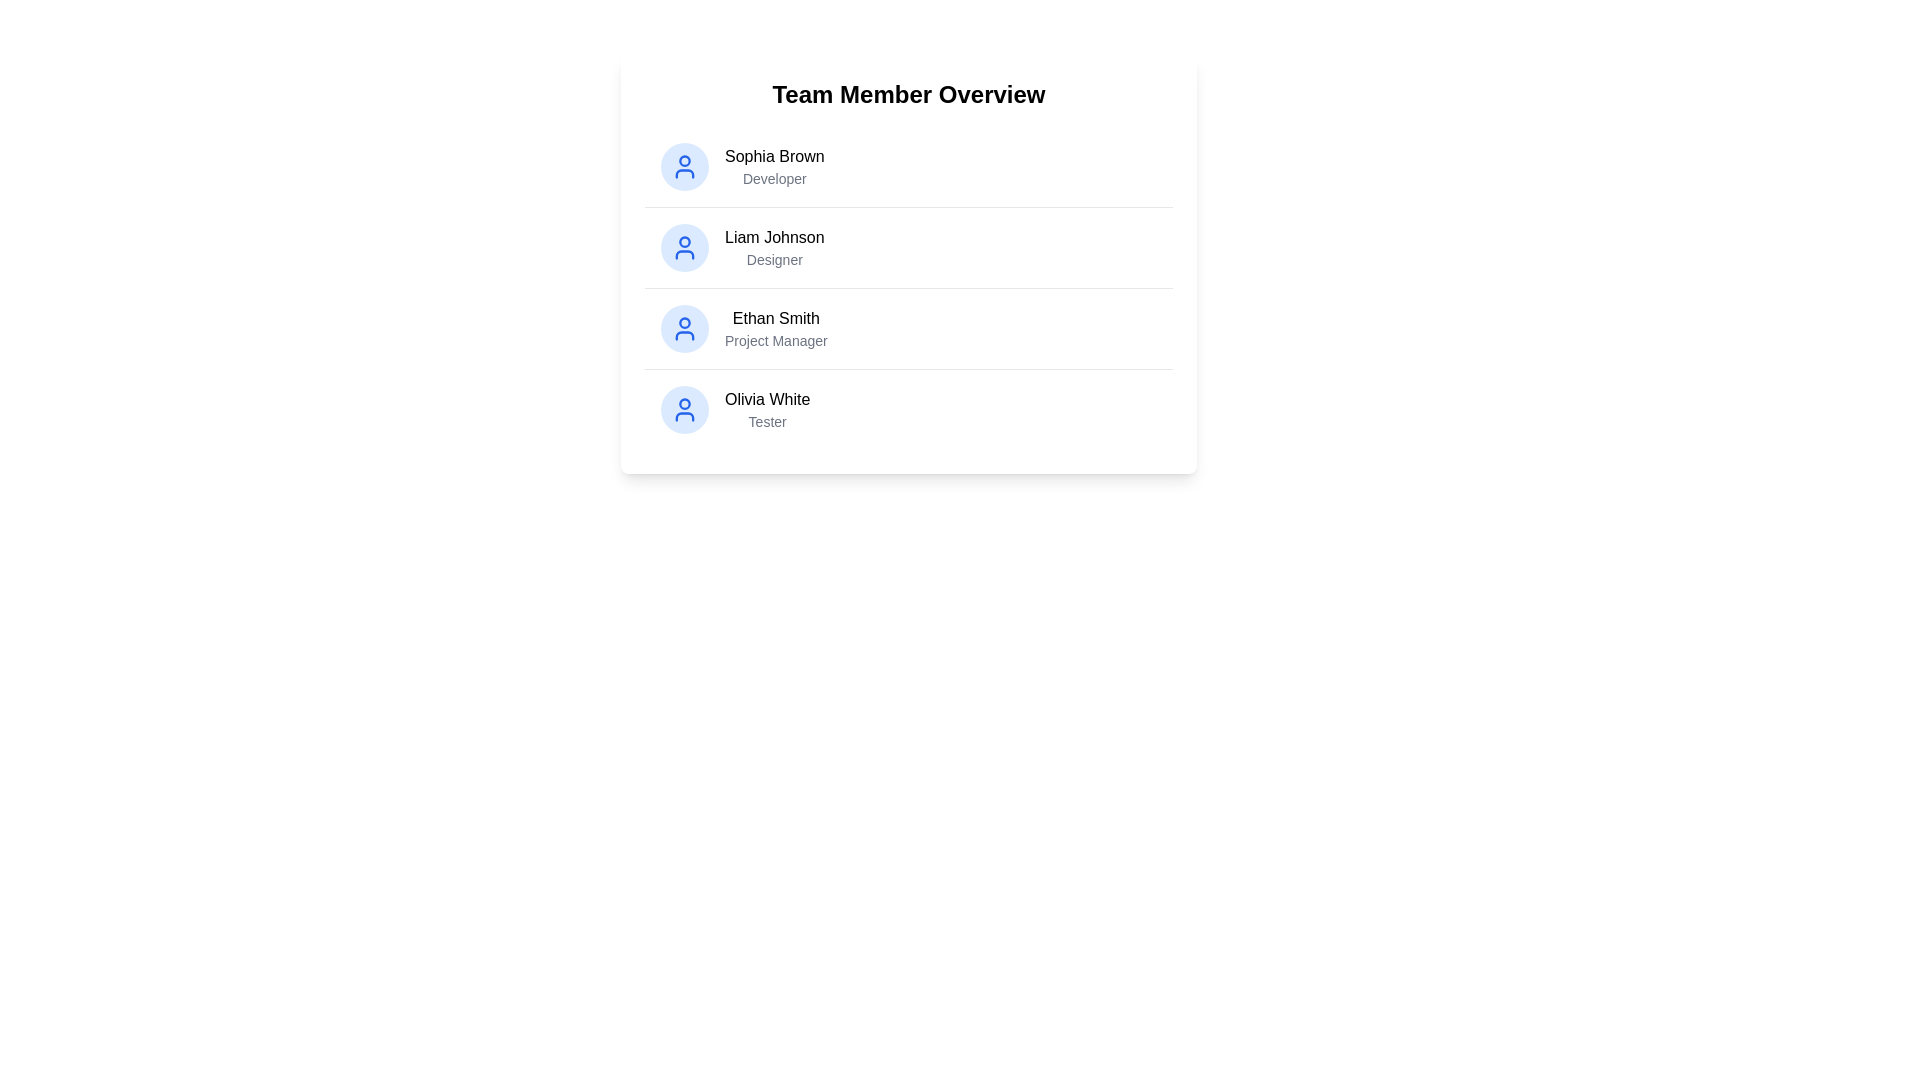 The image size is (1920, 1080). What do you see at coordinates (734, 408) in the screenshot?
I see `the avatar of the team member 'Olivia White'` at bounding box center [734, 408].